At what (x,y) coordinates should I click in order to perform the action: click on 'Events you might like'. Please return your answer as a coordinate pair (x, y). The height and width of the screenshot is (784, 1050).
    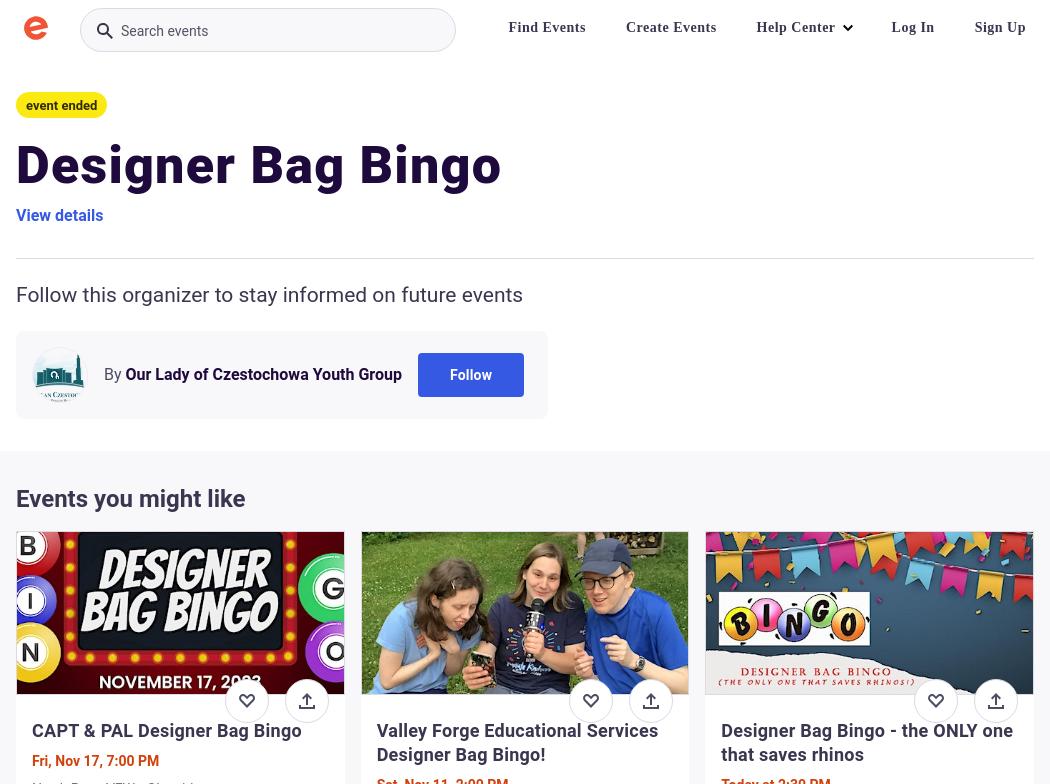
    Looking at the image, I should click on (129, 499).